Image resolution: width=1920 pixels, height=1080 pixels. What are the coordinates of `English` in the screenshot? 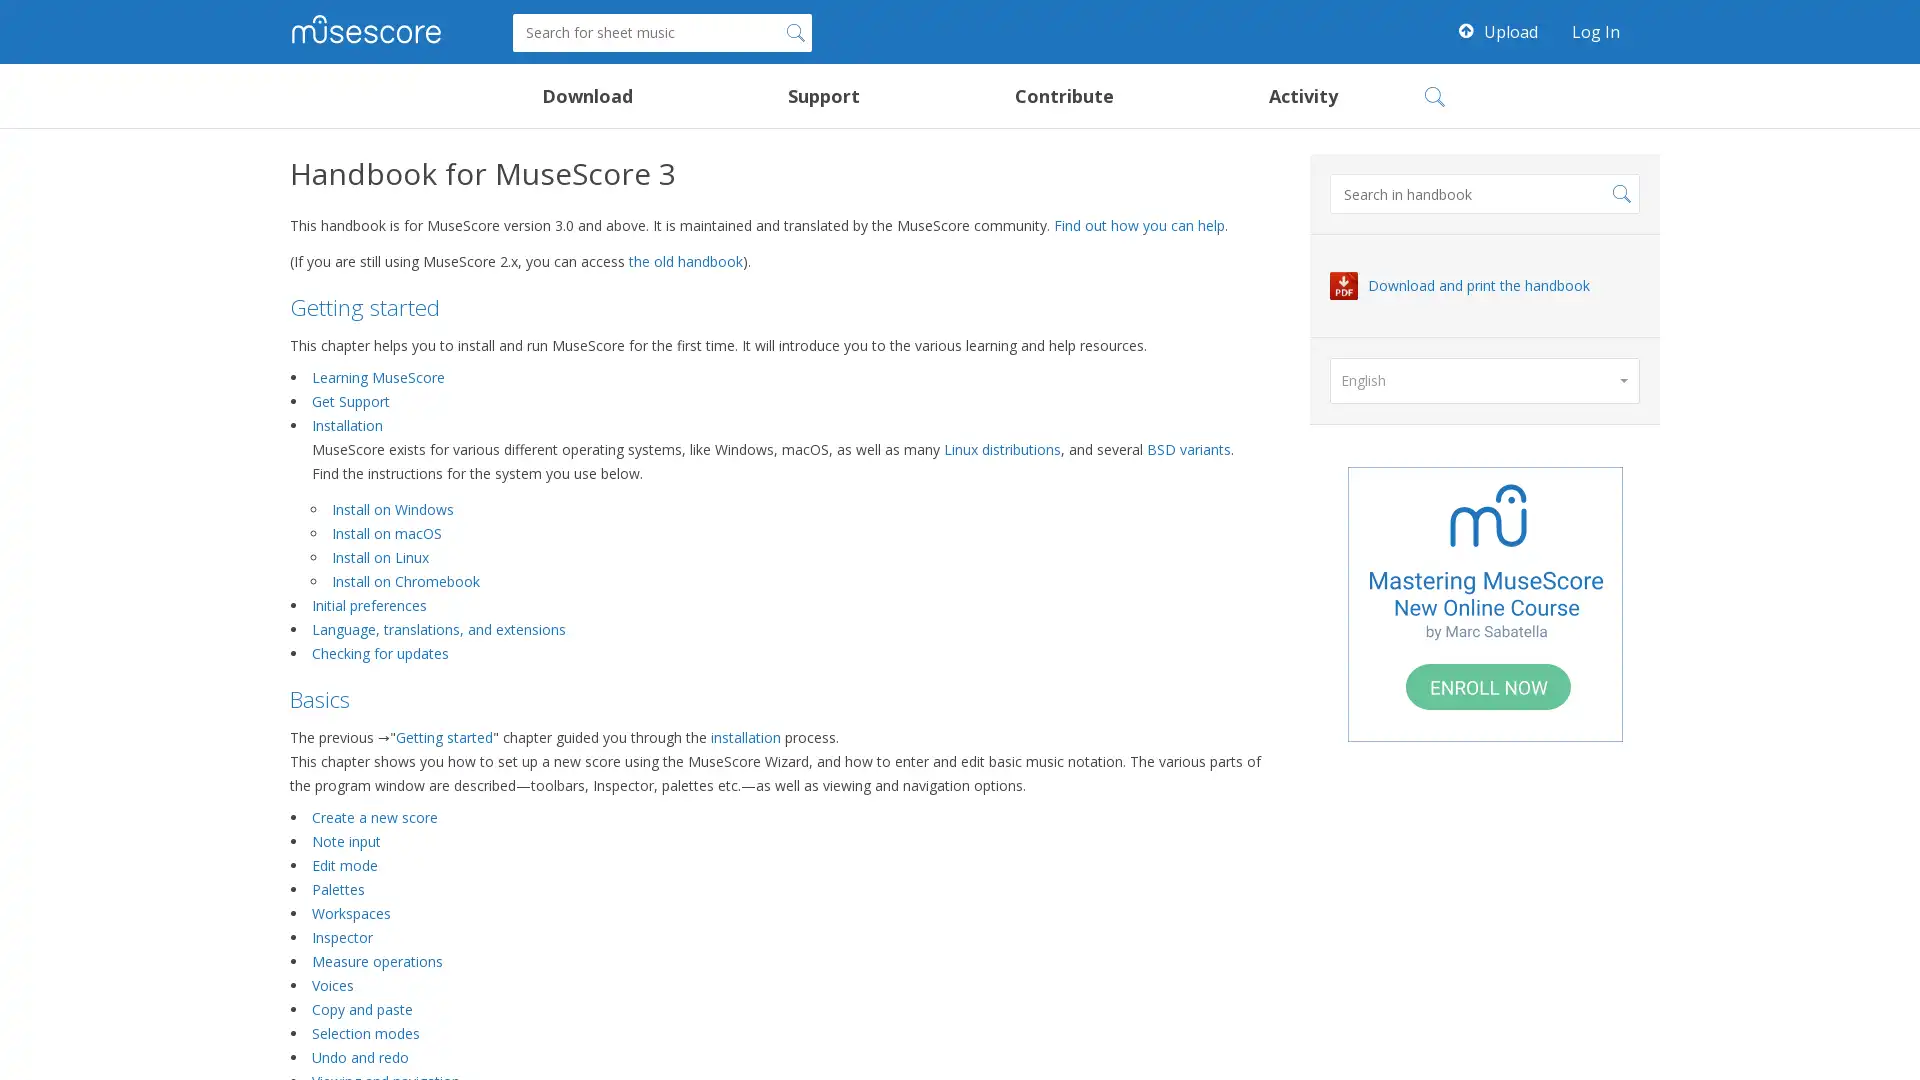 It's located at (1484, 381).